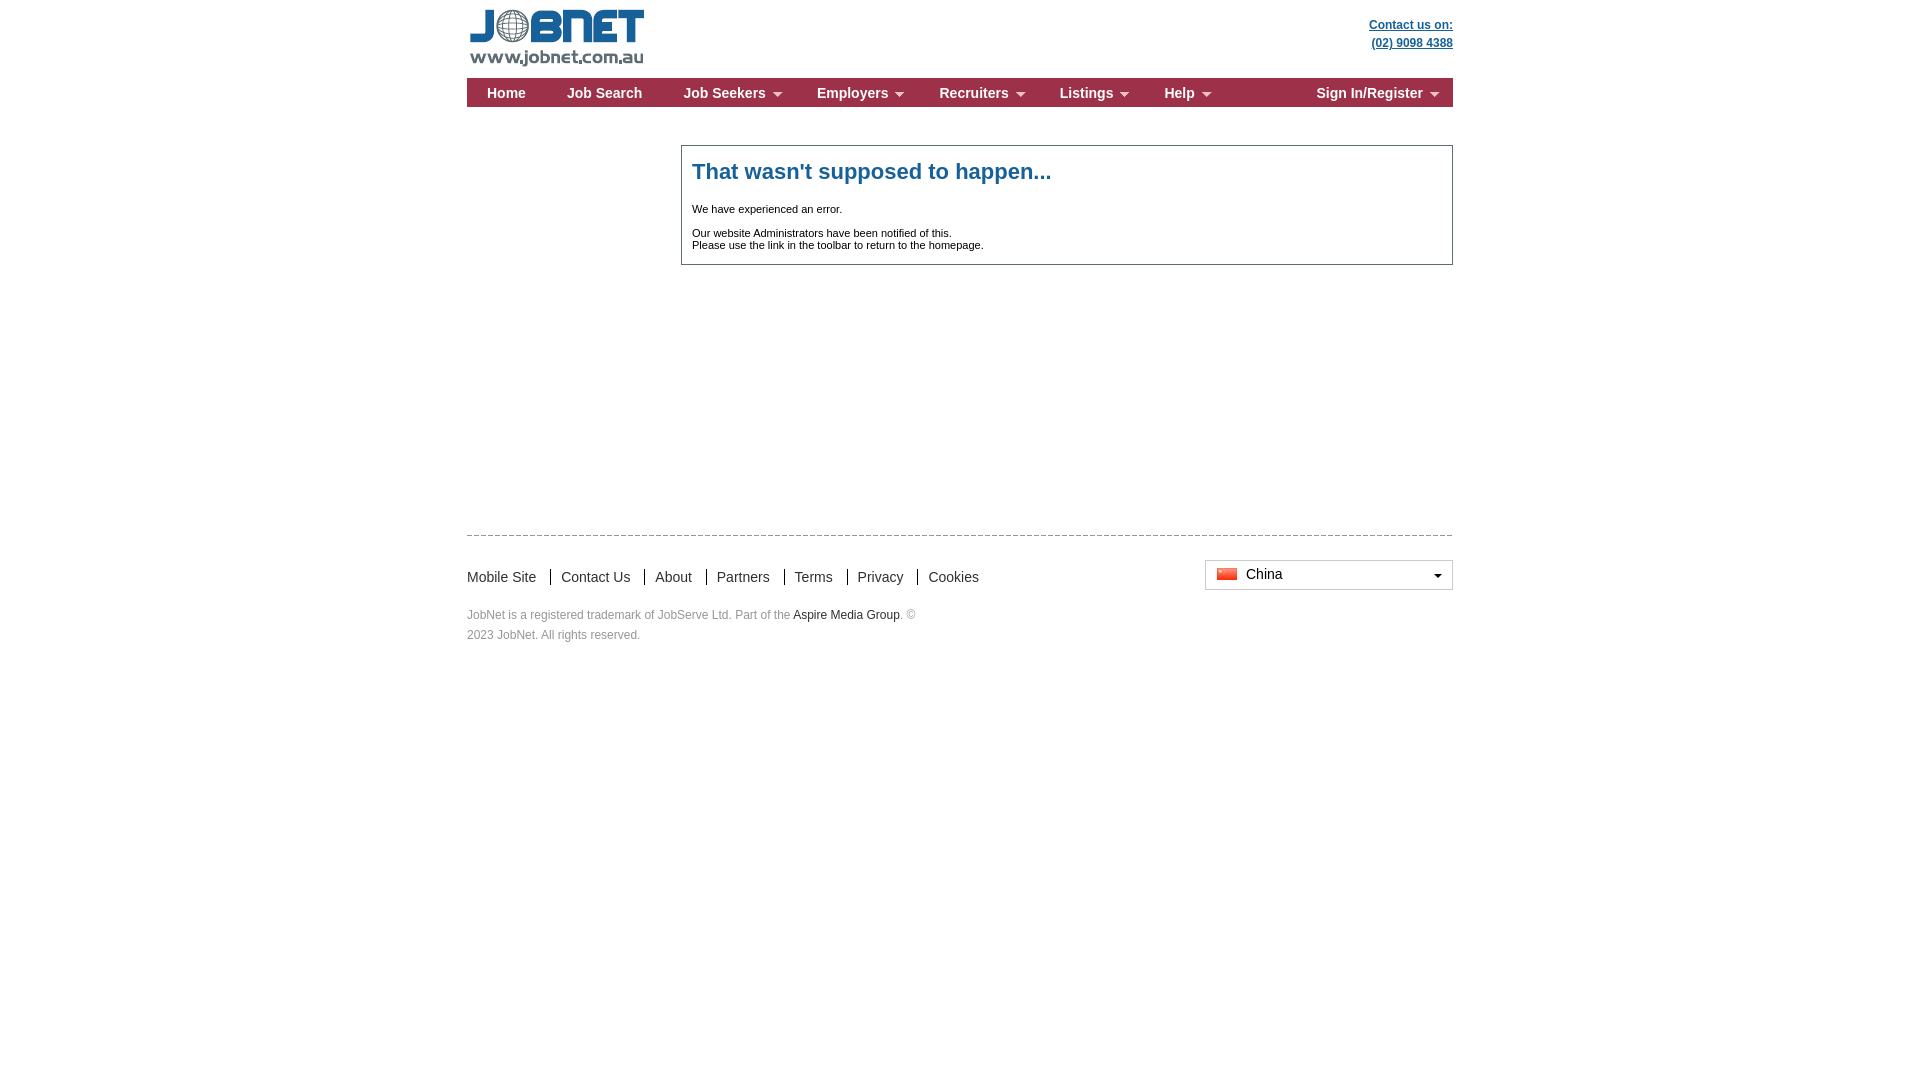 This screenshot has height=1080, width=1920. I want to click on 'Aspire Media Group', so click(846, 613).